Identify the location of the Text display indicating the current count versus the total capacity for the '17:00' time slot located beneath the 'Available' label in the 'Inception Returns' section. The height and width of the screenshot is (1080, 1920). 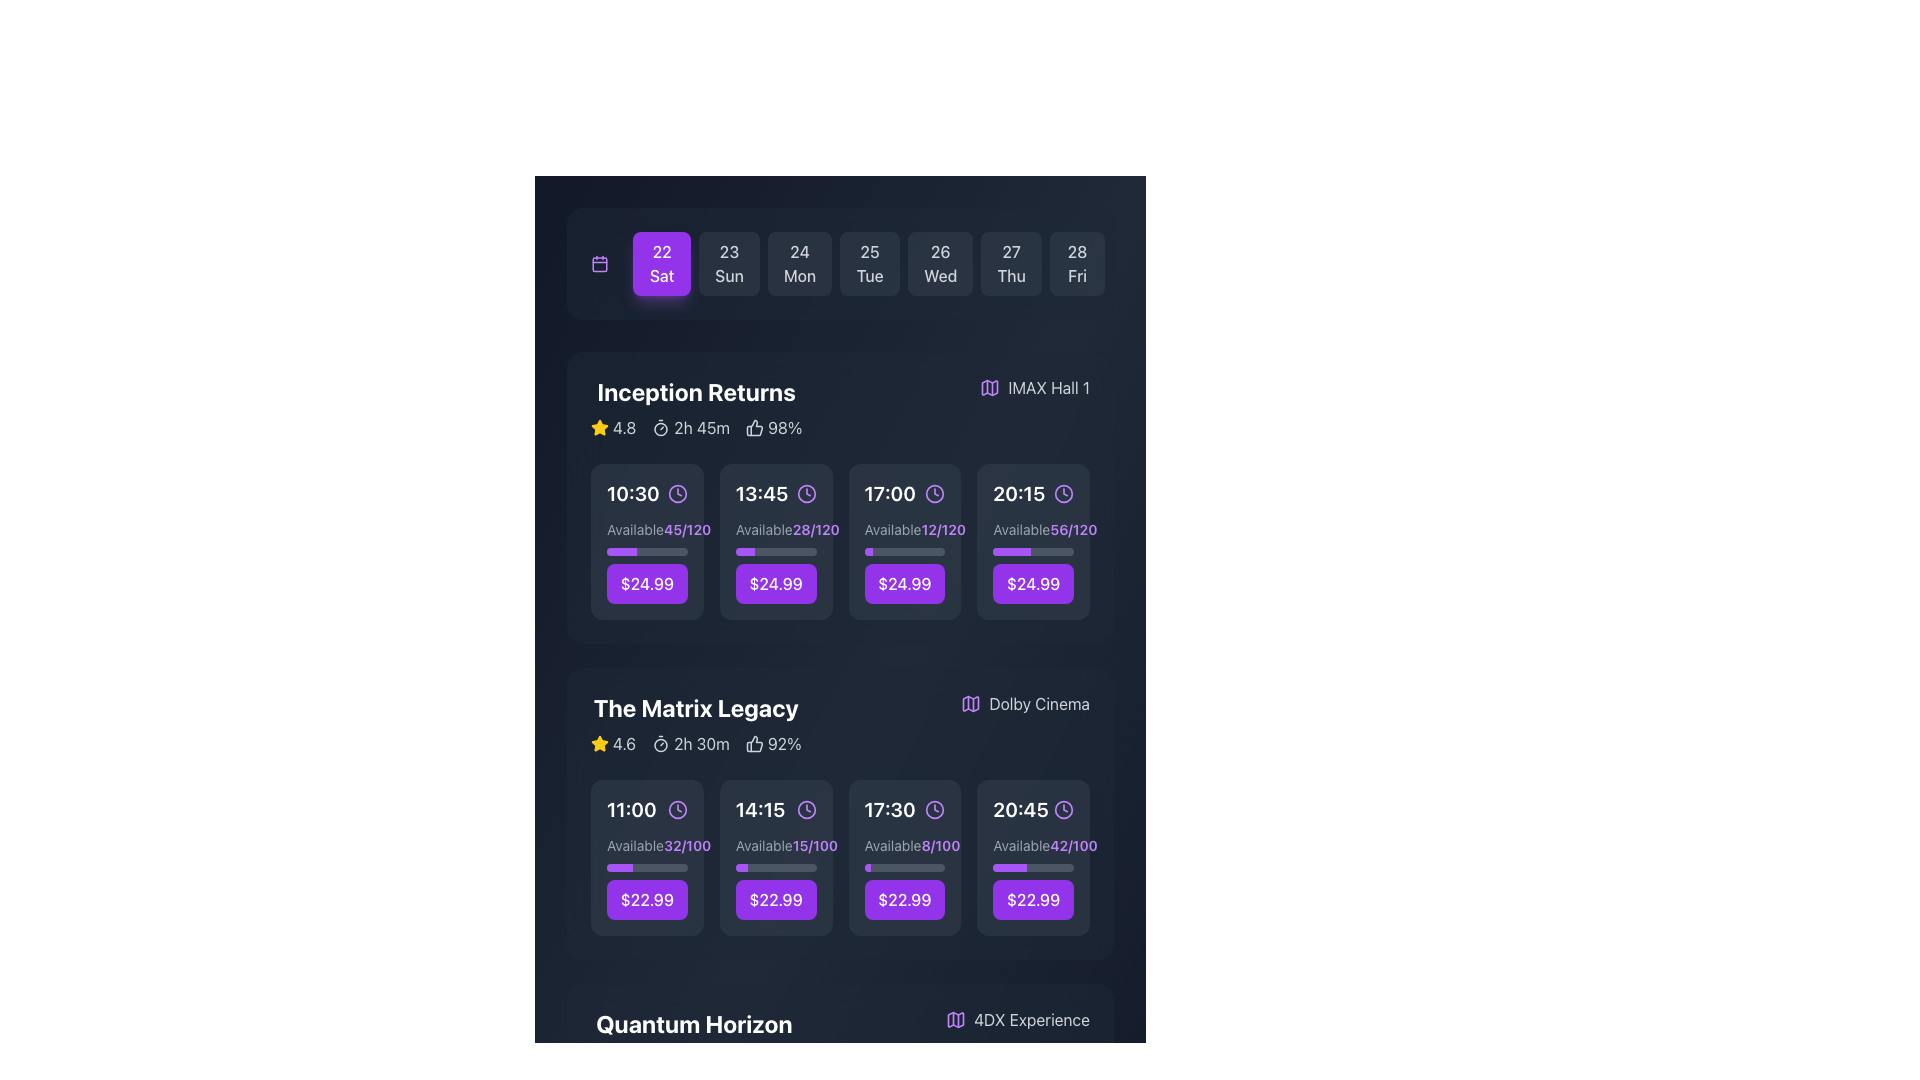
(942, 528).